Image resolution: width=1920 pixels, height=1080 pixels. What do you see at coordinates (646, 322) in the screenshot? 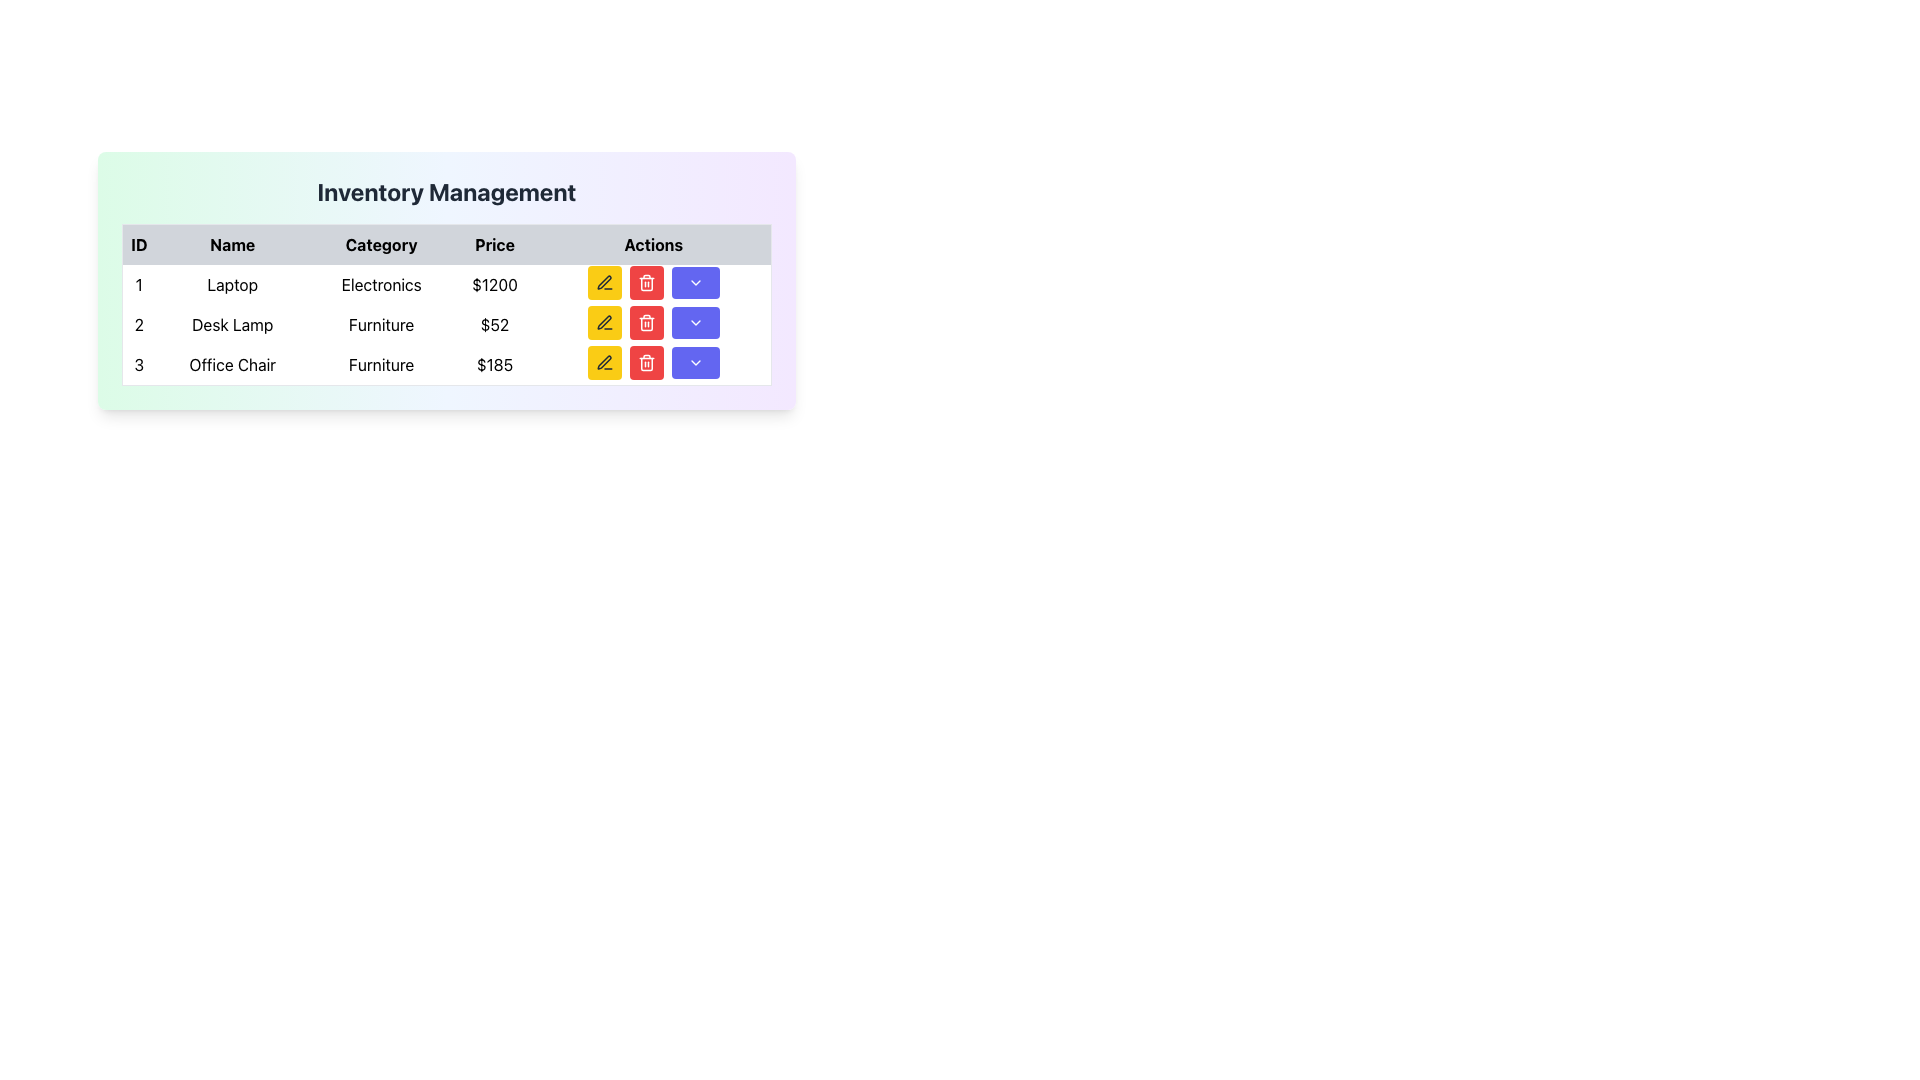
I see `the red trash icon button in the 'Actions' column of the data table` at bounding box center [646, 322].